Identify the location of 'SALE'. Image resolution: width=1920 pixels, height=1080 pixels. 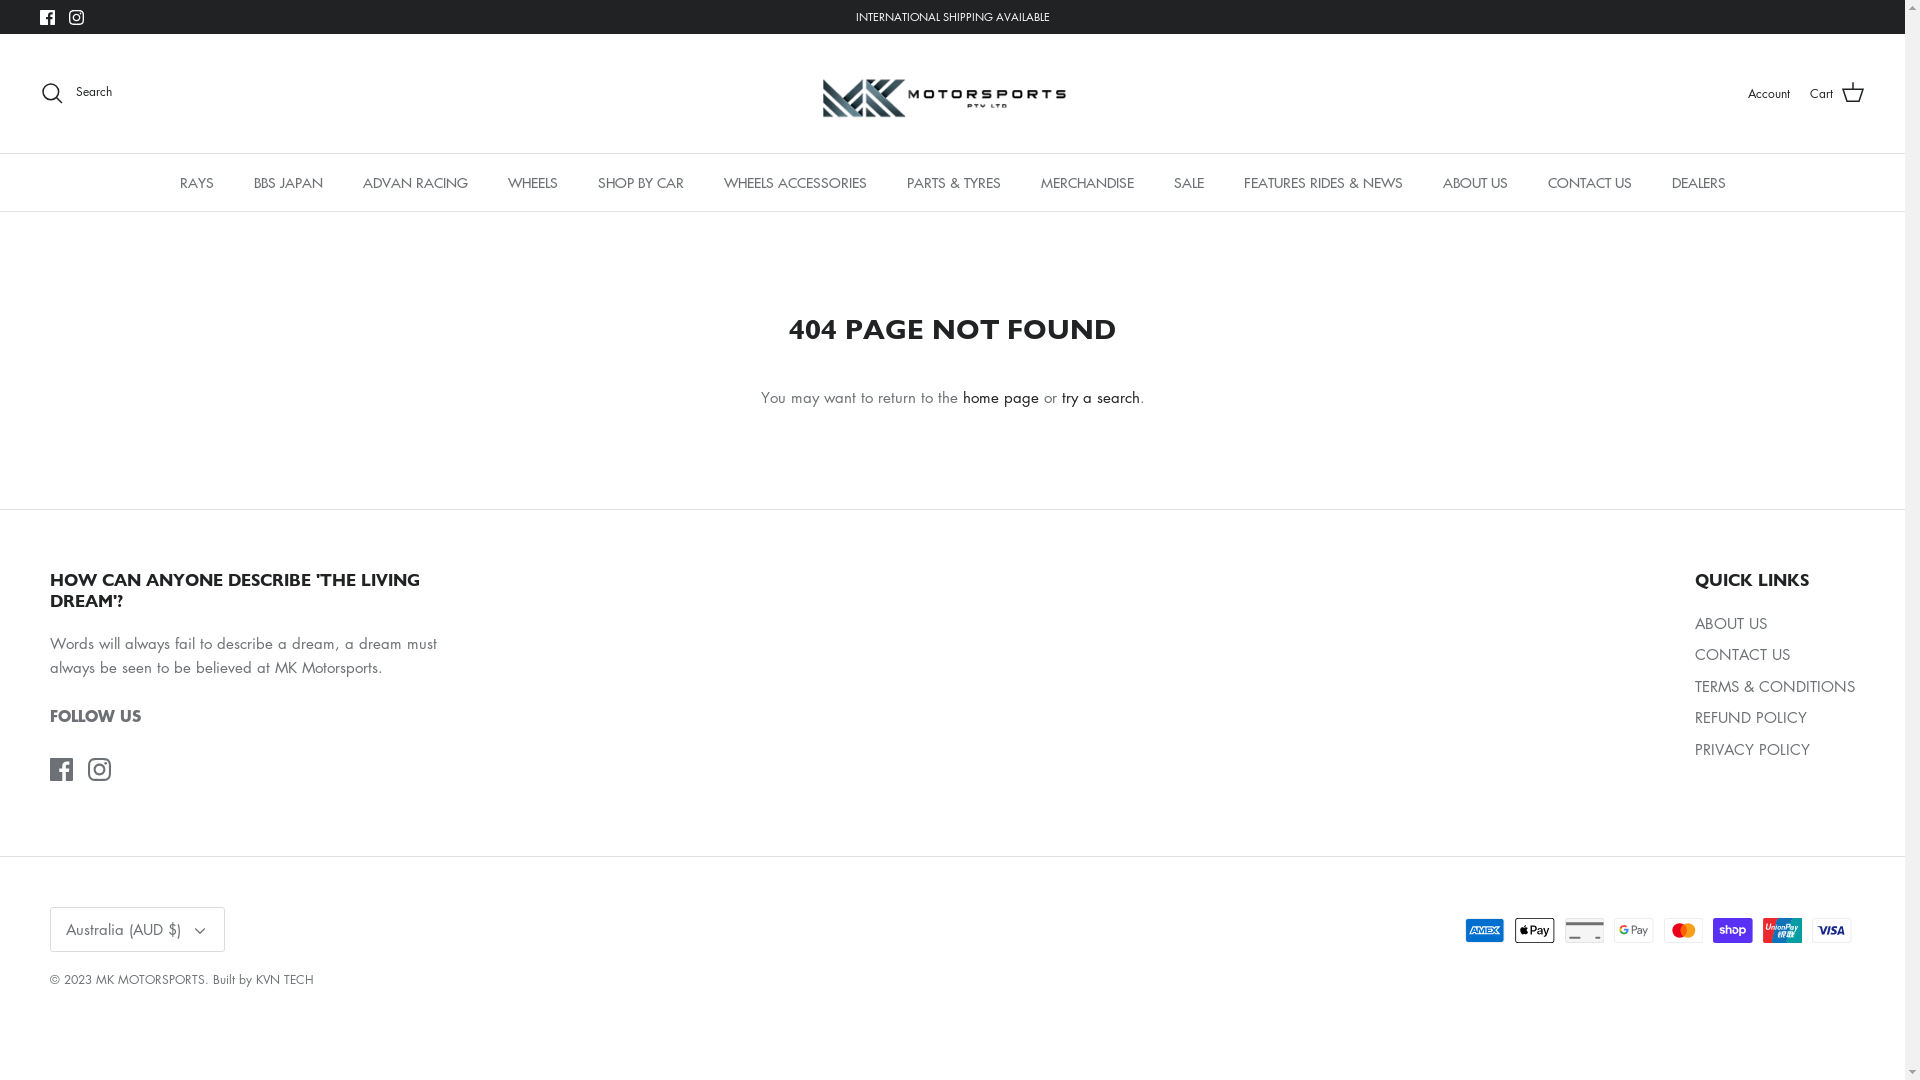
(1189, 182).